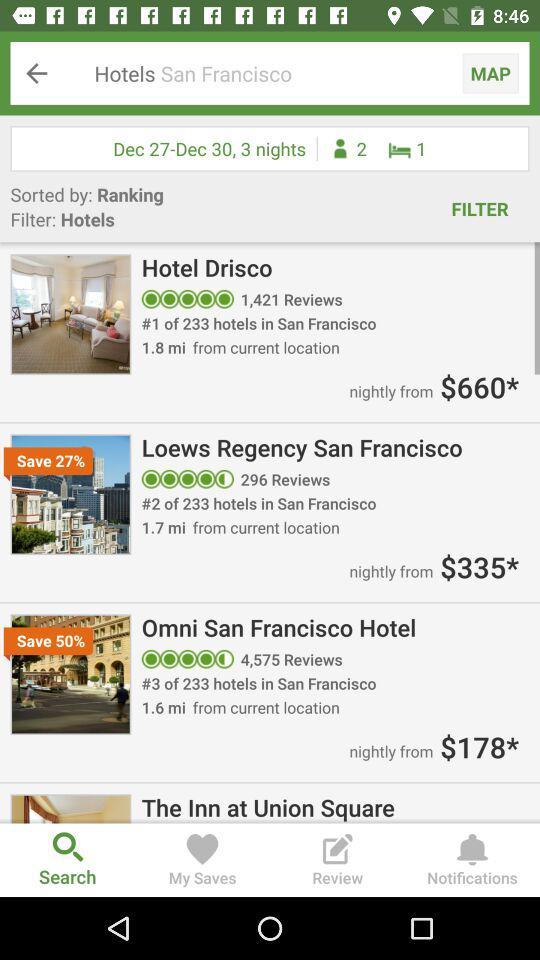  What do you see at coordinates (510, 78) in the screenshot?
I see `the minus icon` at bounding box center [510, 78].